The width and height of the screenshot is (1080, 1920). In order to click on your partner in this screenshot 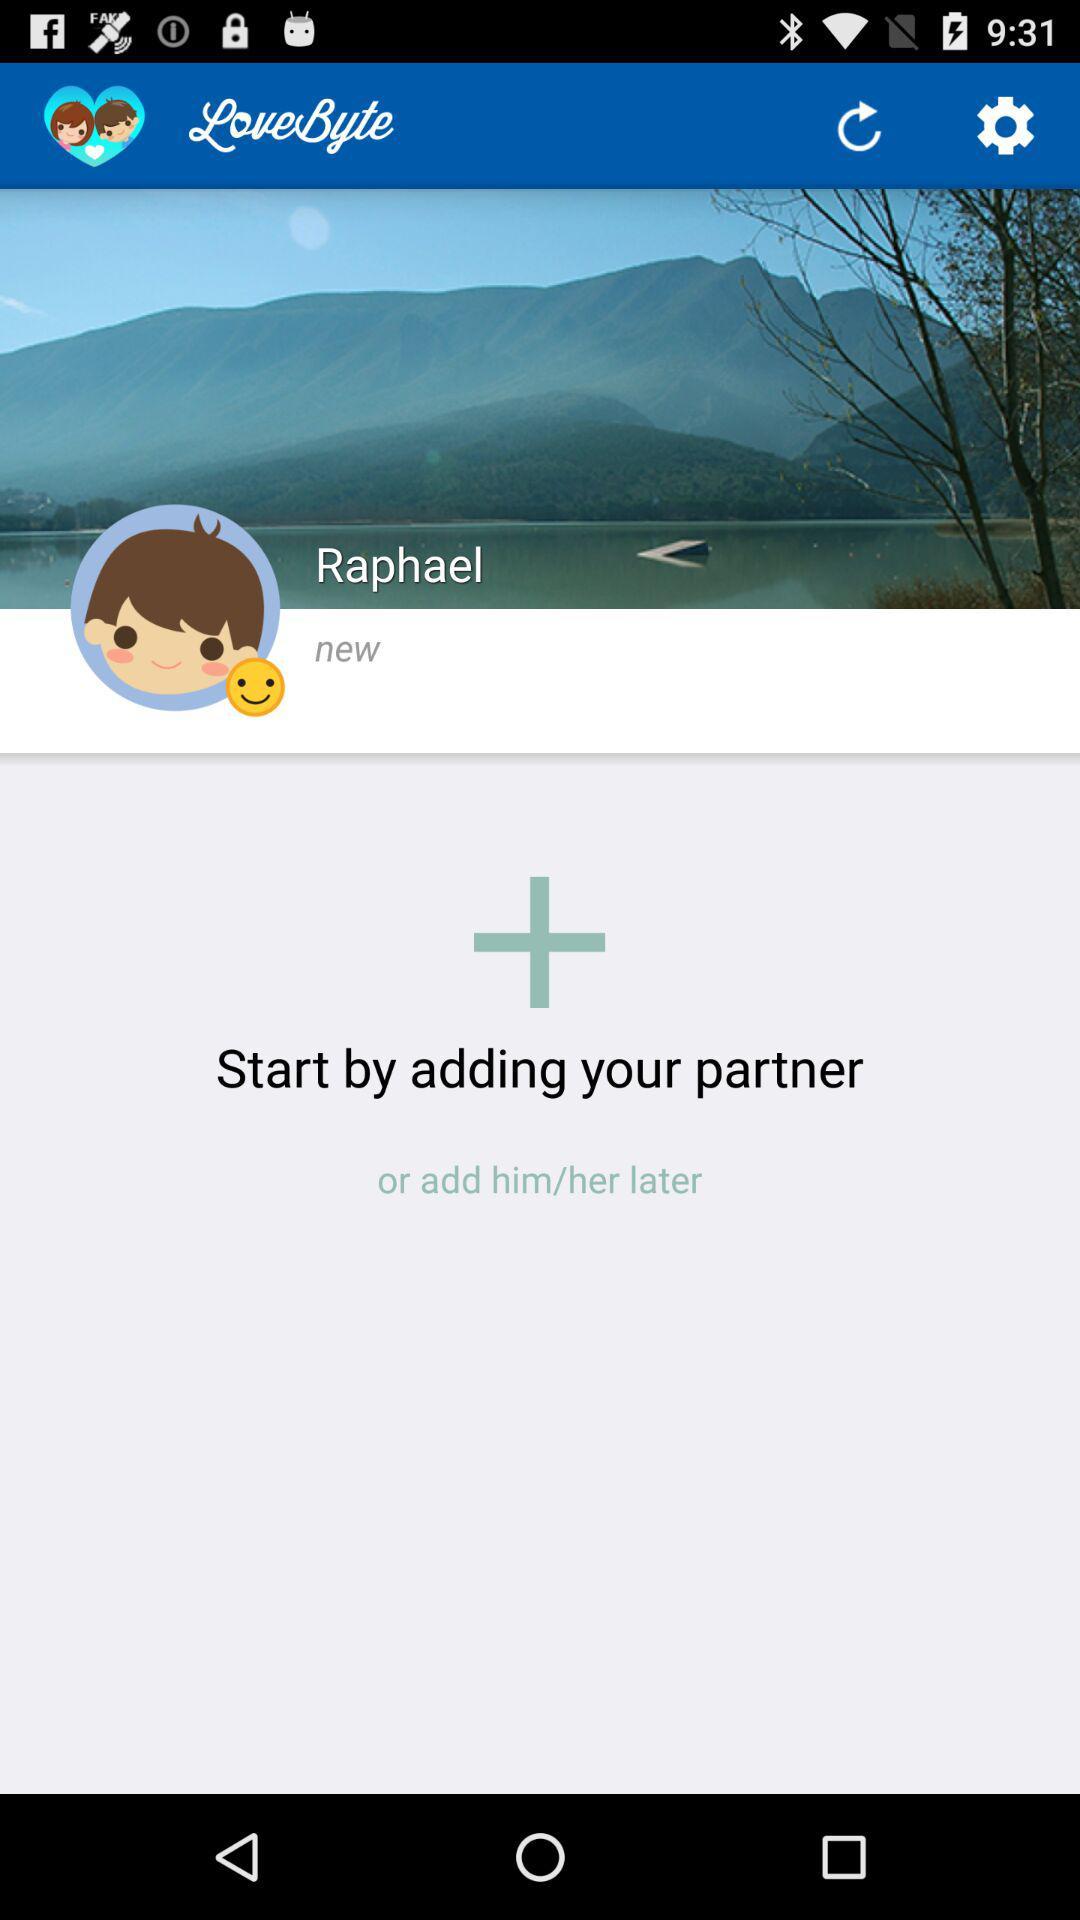, I will do `click(538, 941)`.